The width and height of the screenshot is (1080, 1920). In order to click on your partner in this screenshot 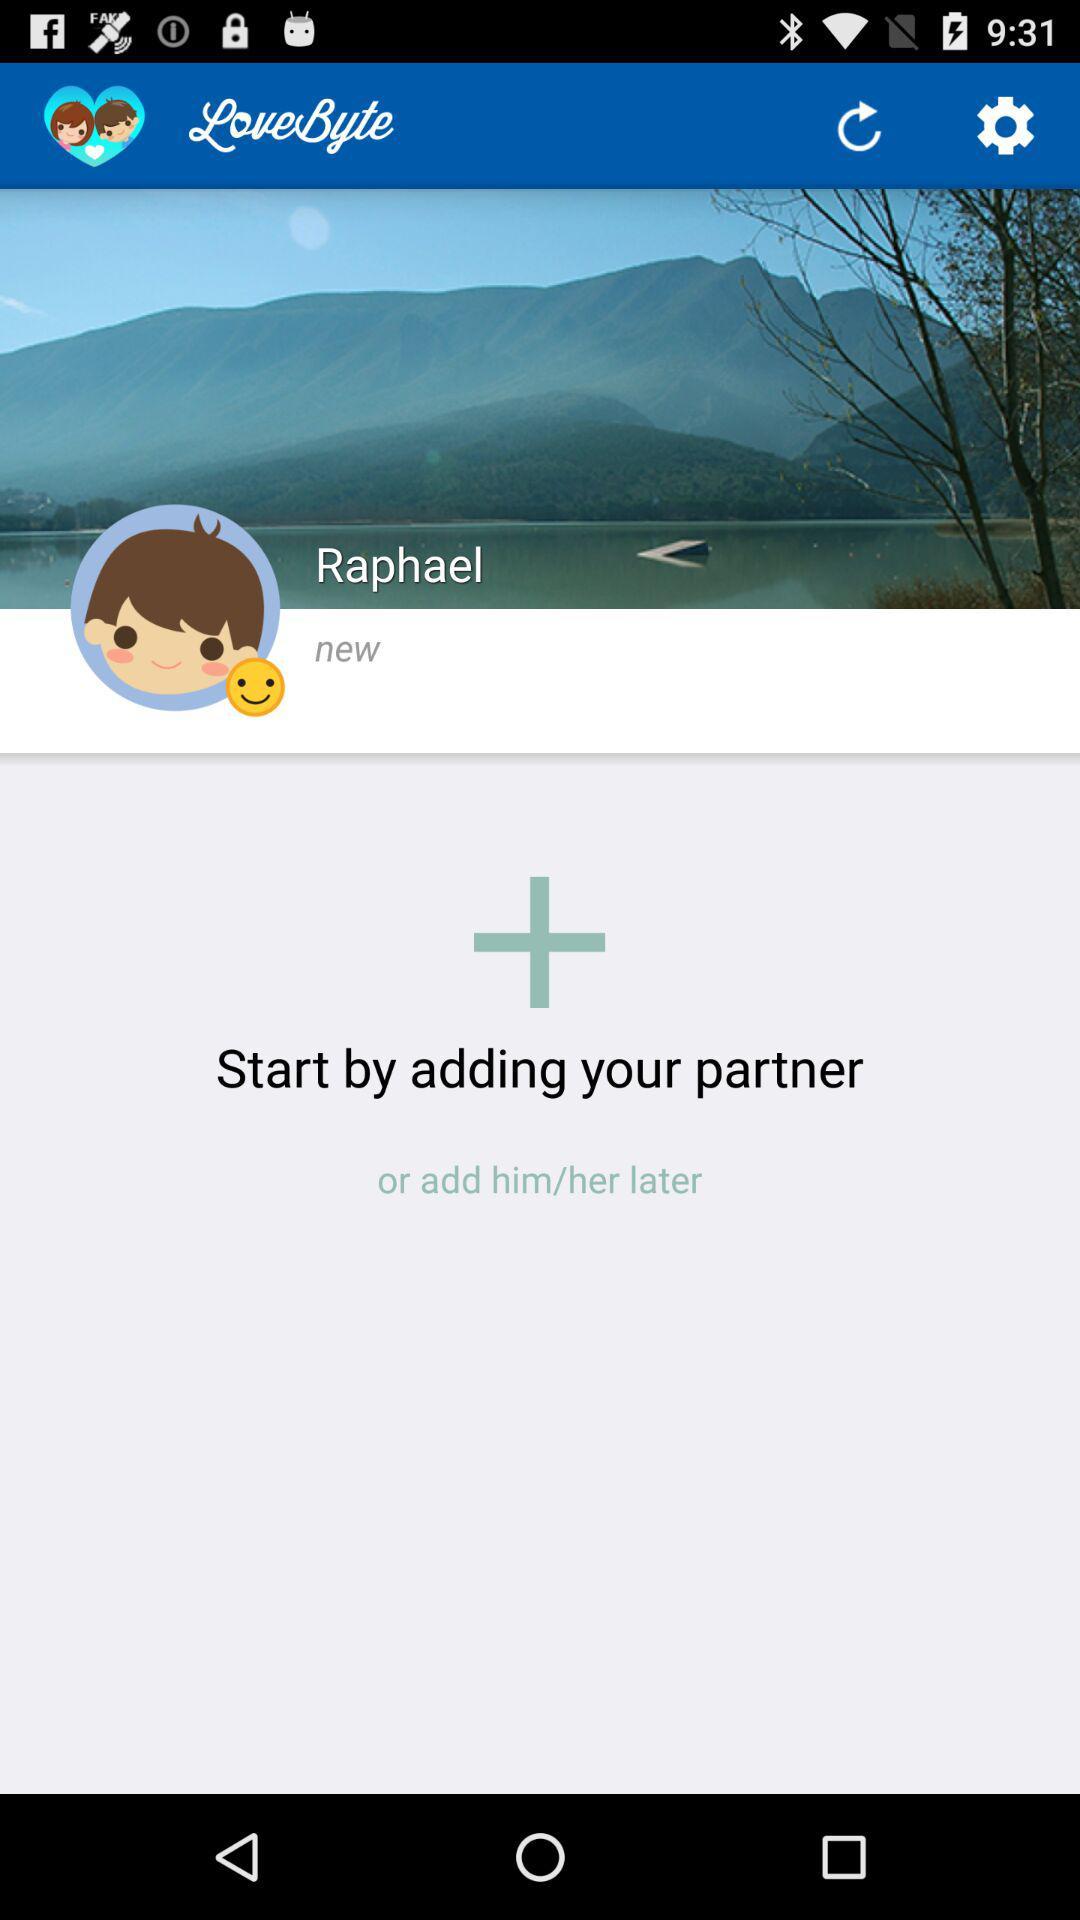, I will do `click(538, 941)`.